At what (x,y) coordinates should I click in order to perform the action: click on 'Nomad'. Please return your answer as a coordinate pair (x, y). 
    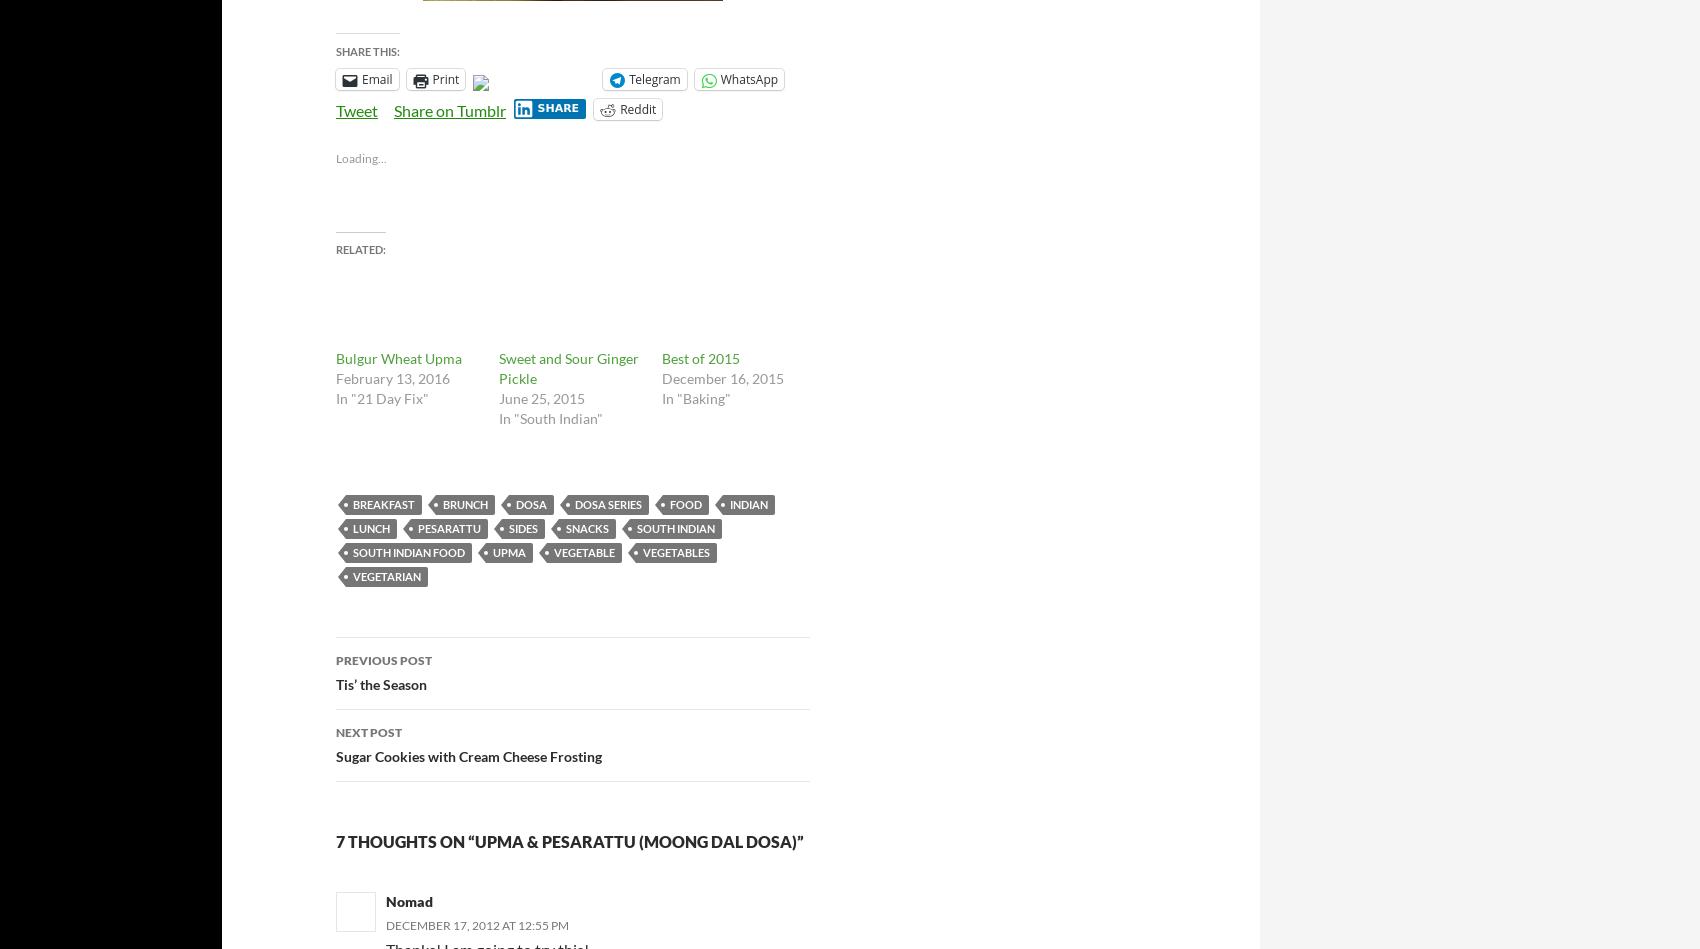
    Looking at the image, I should click on (408, 899).